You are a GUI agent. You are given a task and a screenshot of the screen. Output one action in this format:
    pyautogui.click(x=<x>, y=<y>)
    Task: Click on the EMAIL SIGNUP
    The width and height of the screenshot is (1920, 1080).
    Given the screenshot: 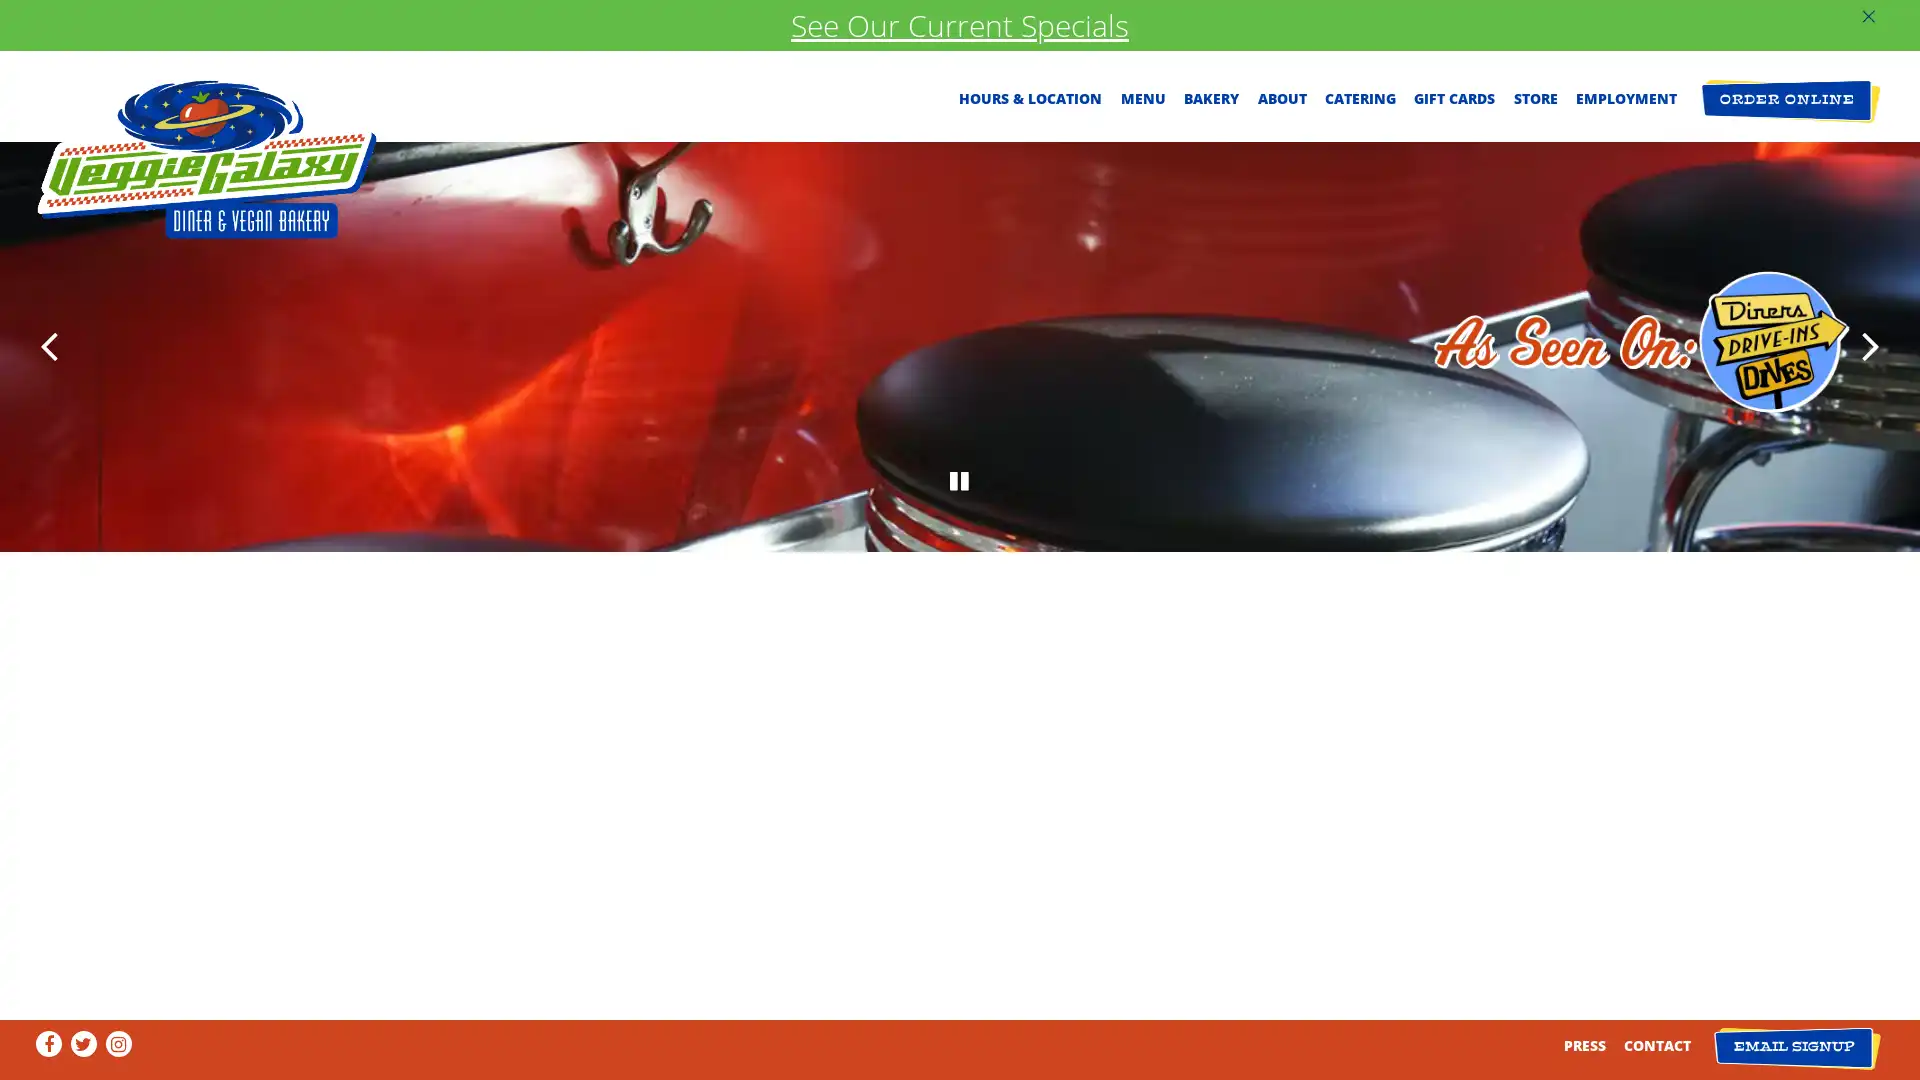 What is the action you would take?
    pyautogui.click(x=1796, y=1047)
    